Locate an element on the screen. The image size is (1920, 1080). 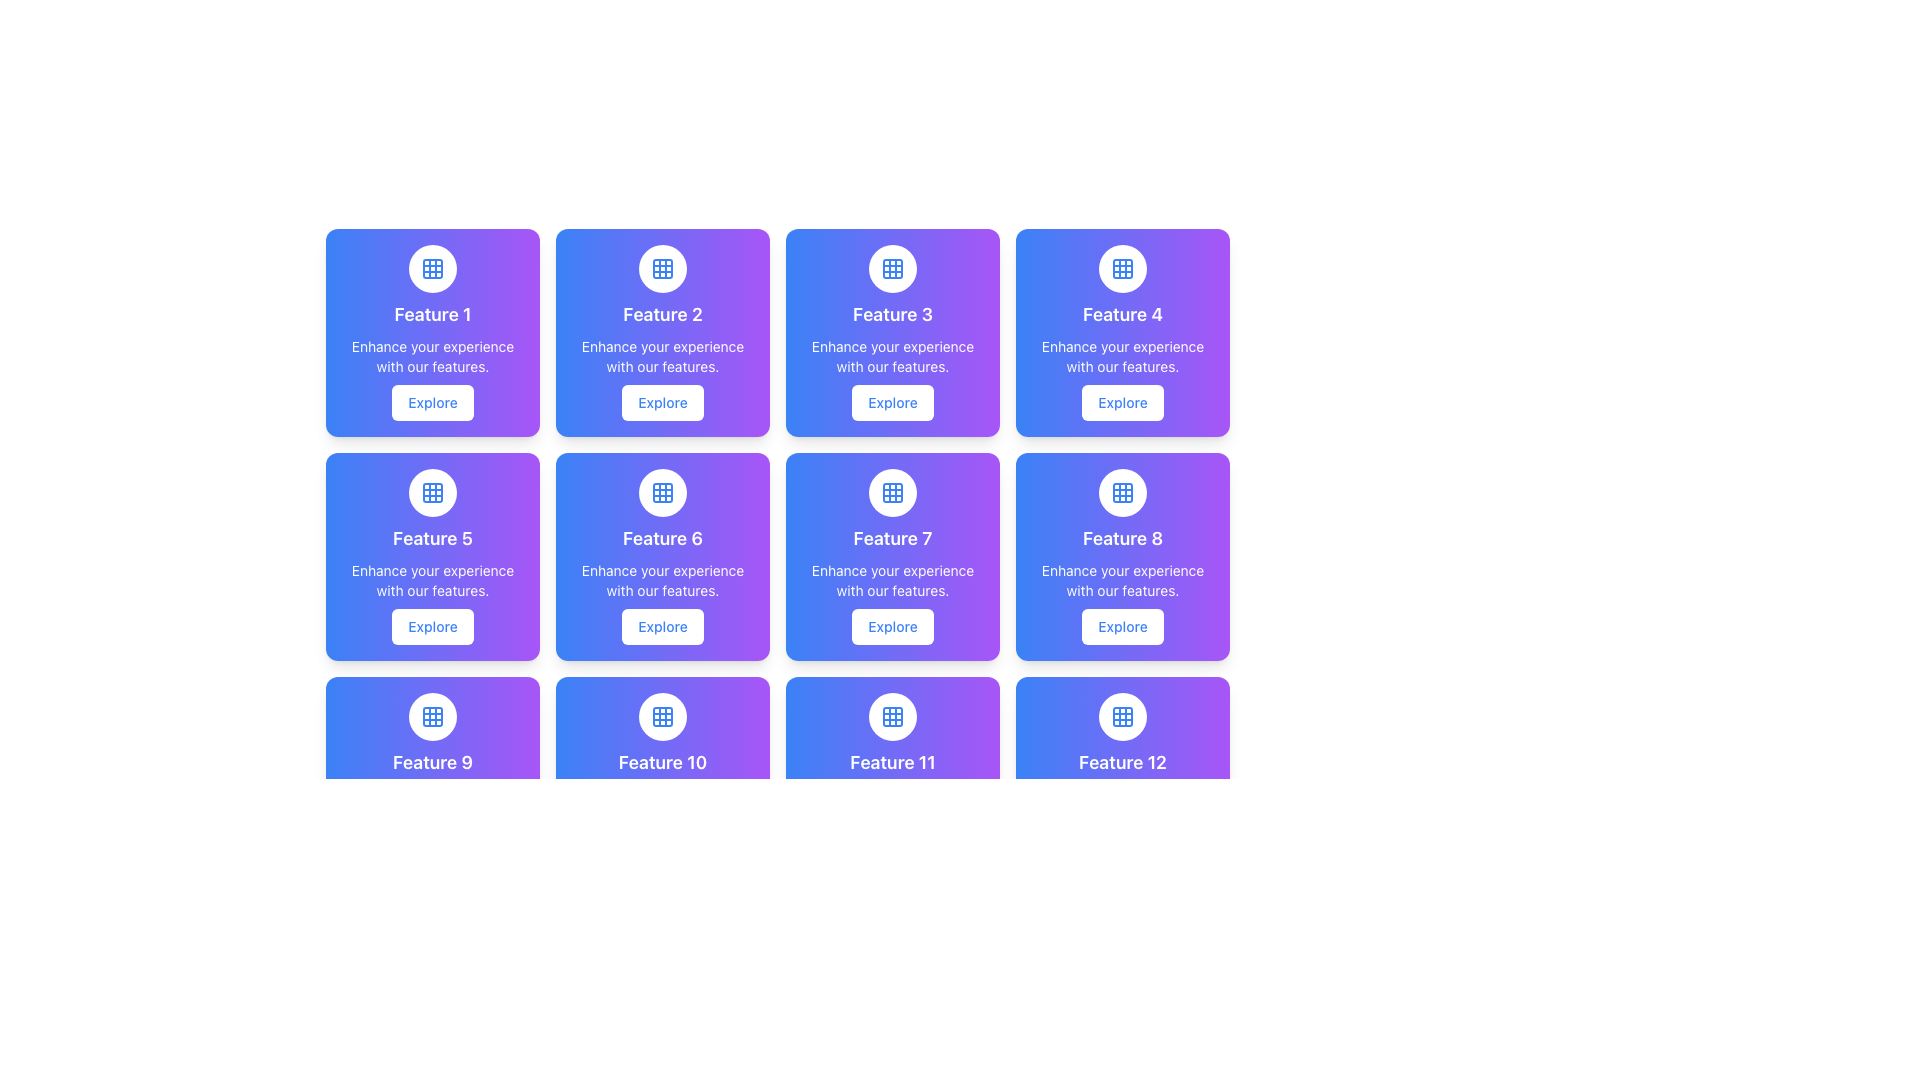
the icon representing a grid or set of features located within the fourth card in the top row of the grid layout is located at coordinates (1123, 268).